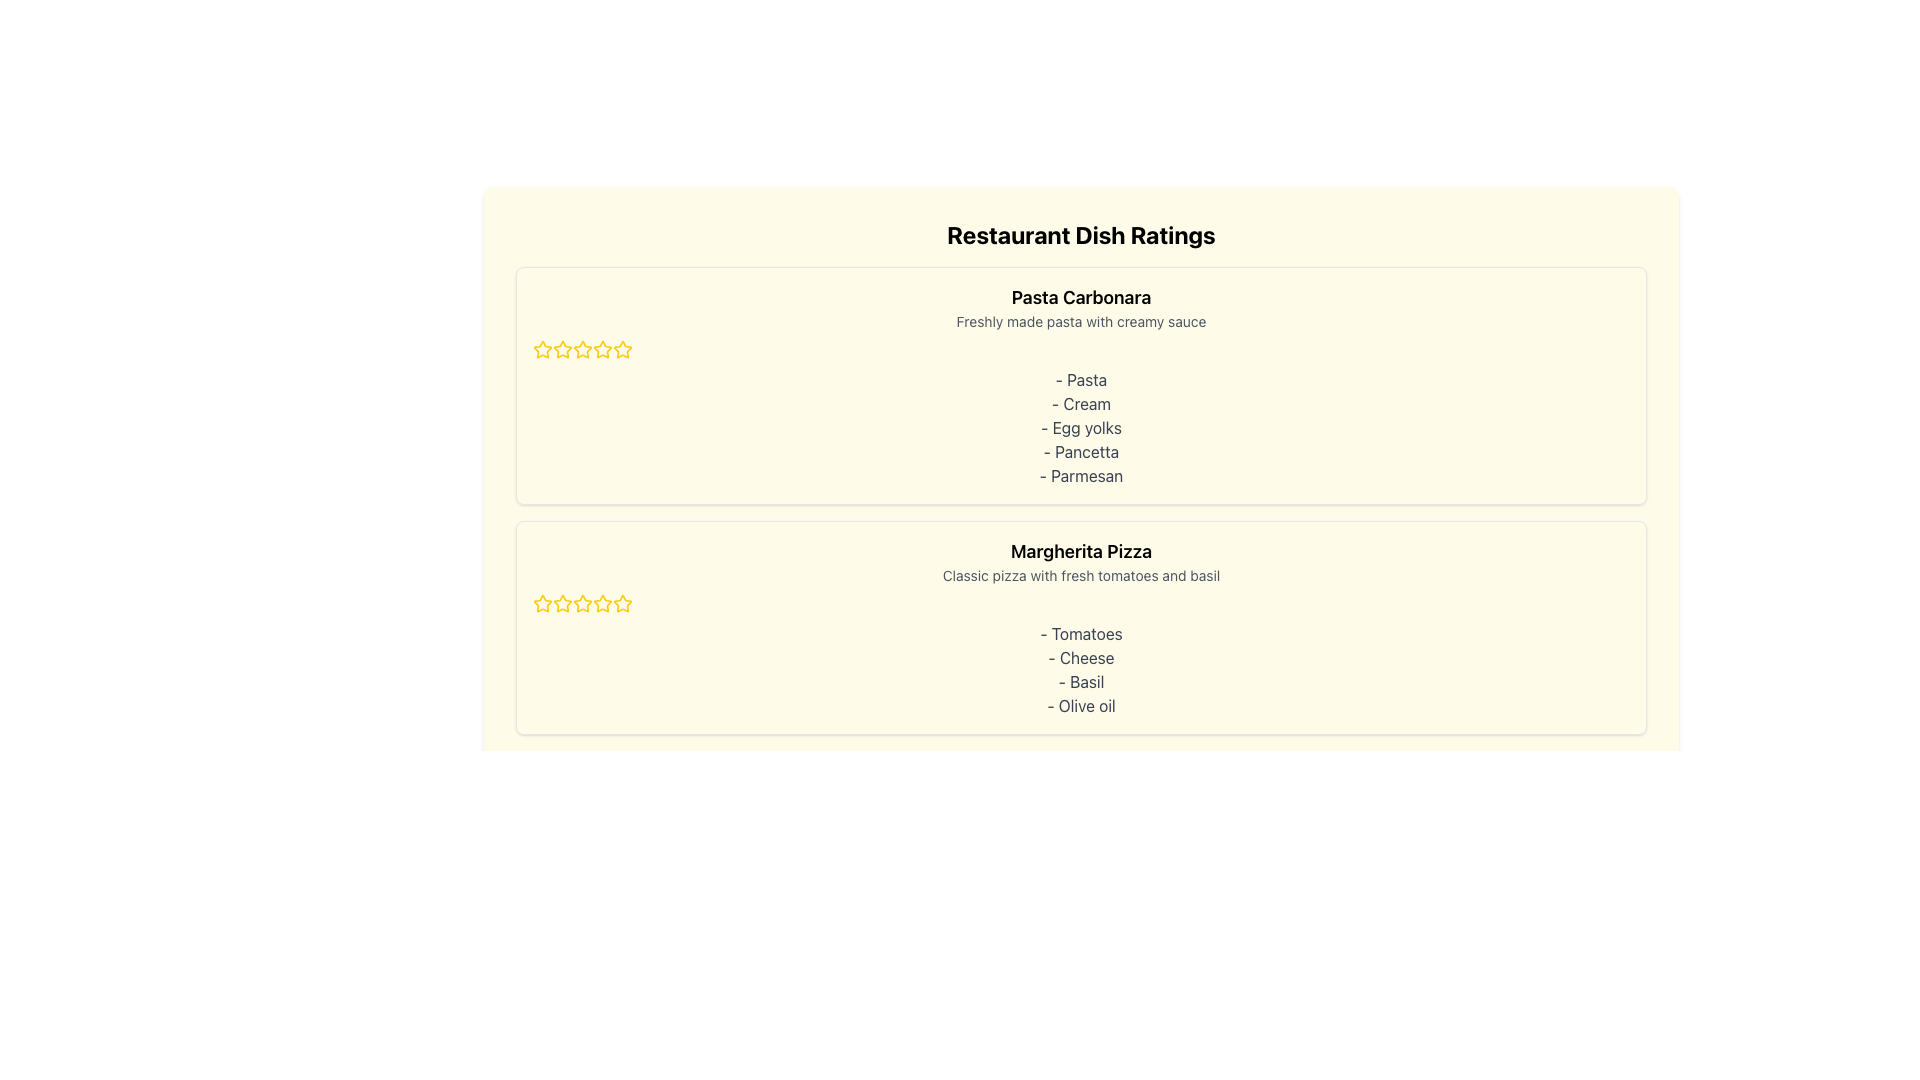 This screenshot has width=1920, height=1080. Describe the element at coordinates (561, 602) in the screenshot. I see `the first star rating icon of the 'Margherita Pizza' dish` at that location.